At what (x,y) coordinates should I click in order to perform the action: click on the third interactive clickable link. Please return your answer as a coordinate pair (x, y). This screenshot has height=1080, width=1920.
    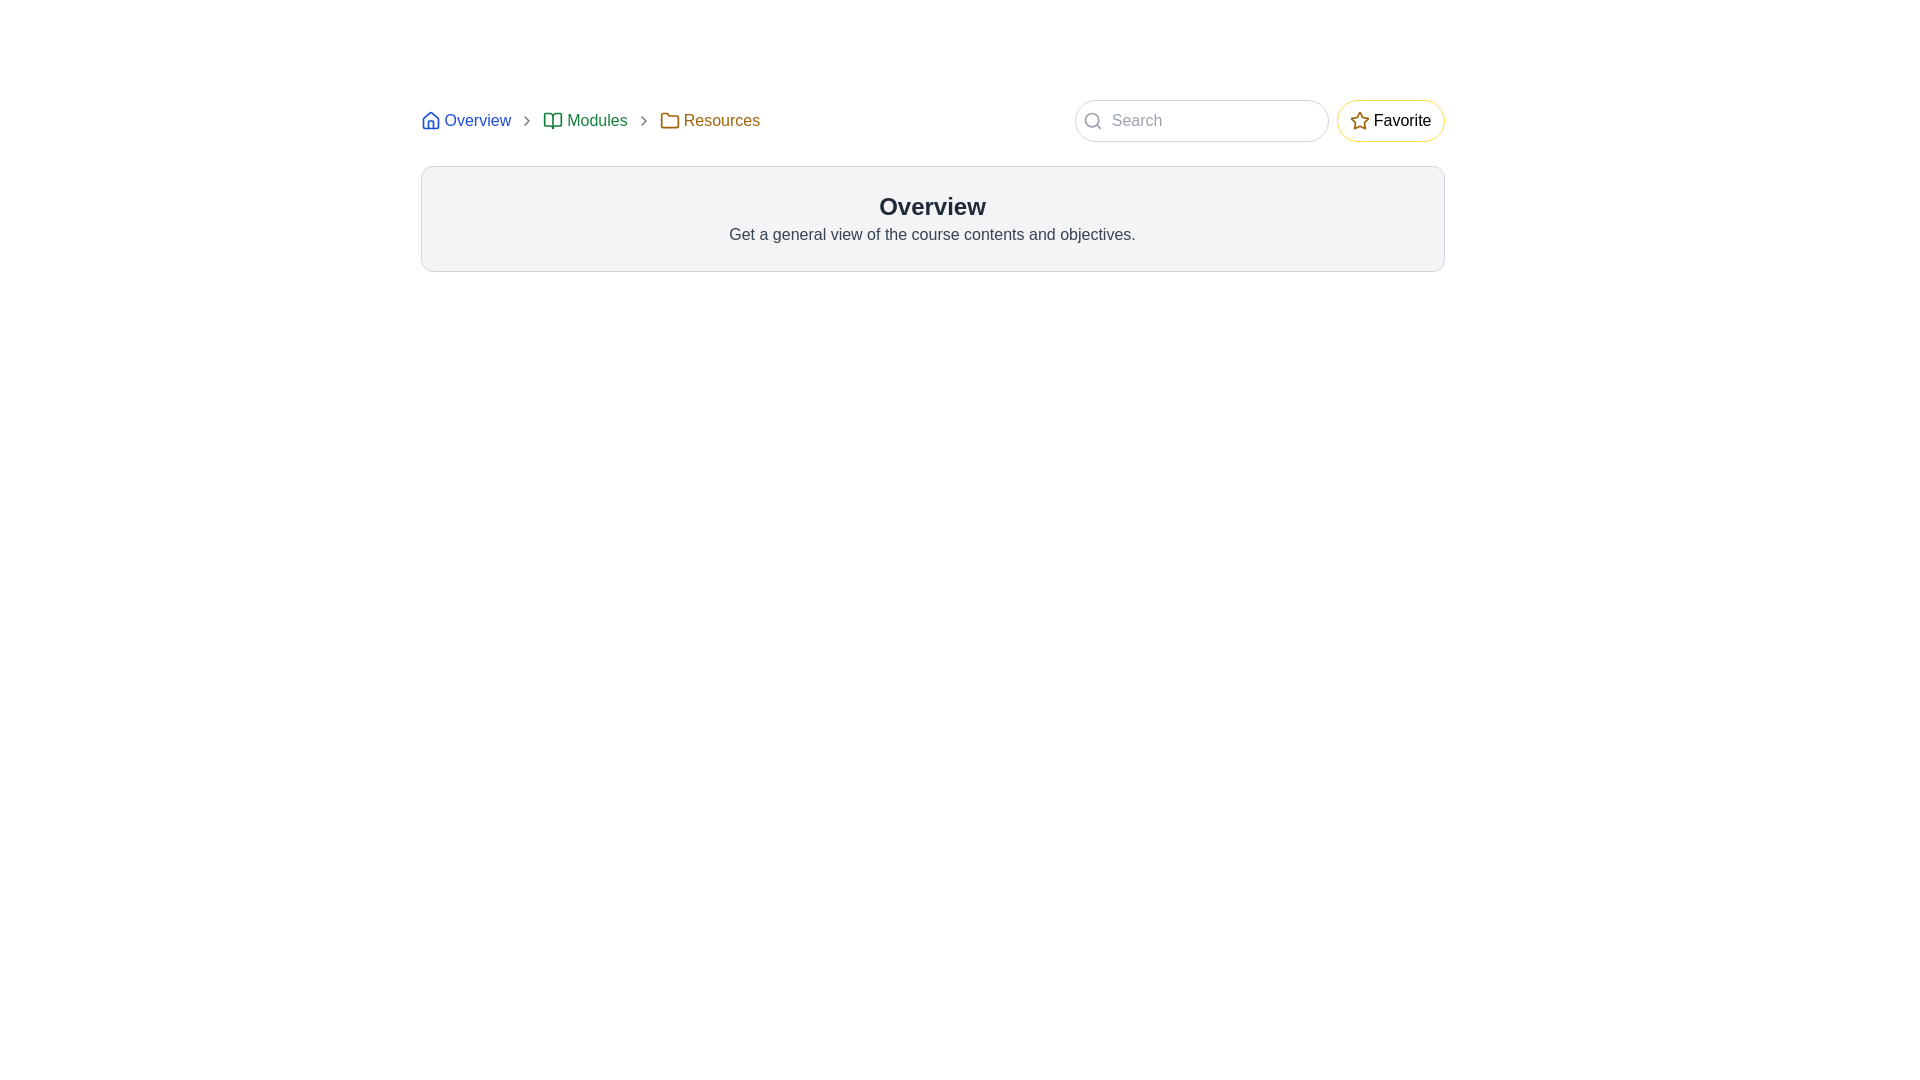
    Looking at the image, I should click on (709, 120).